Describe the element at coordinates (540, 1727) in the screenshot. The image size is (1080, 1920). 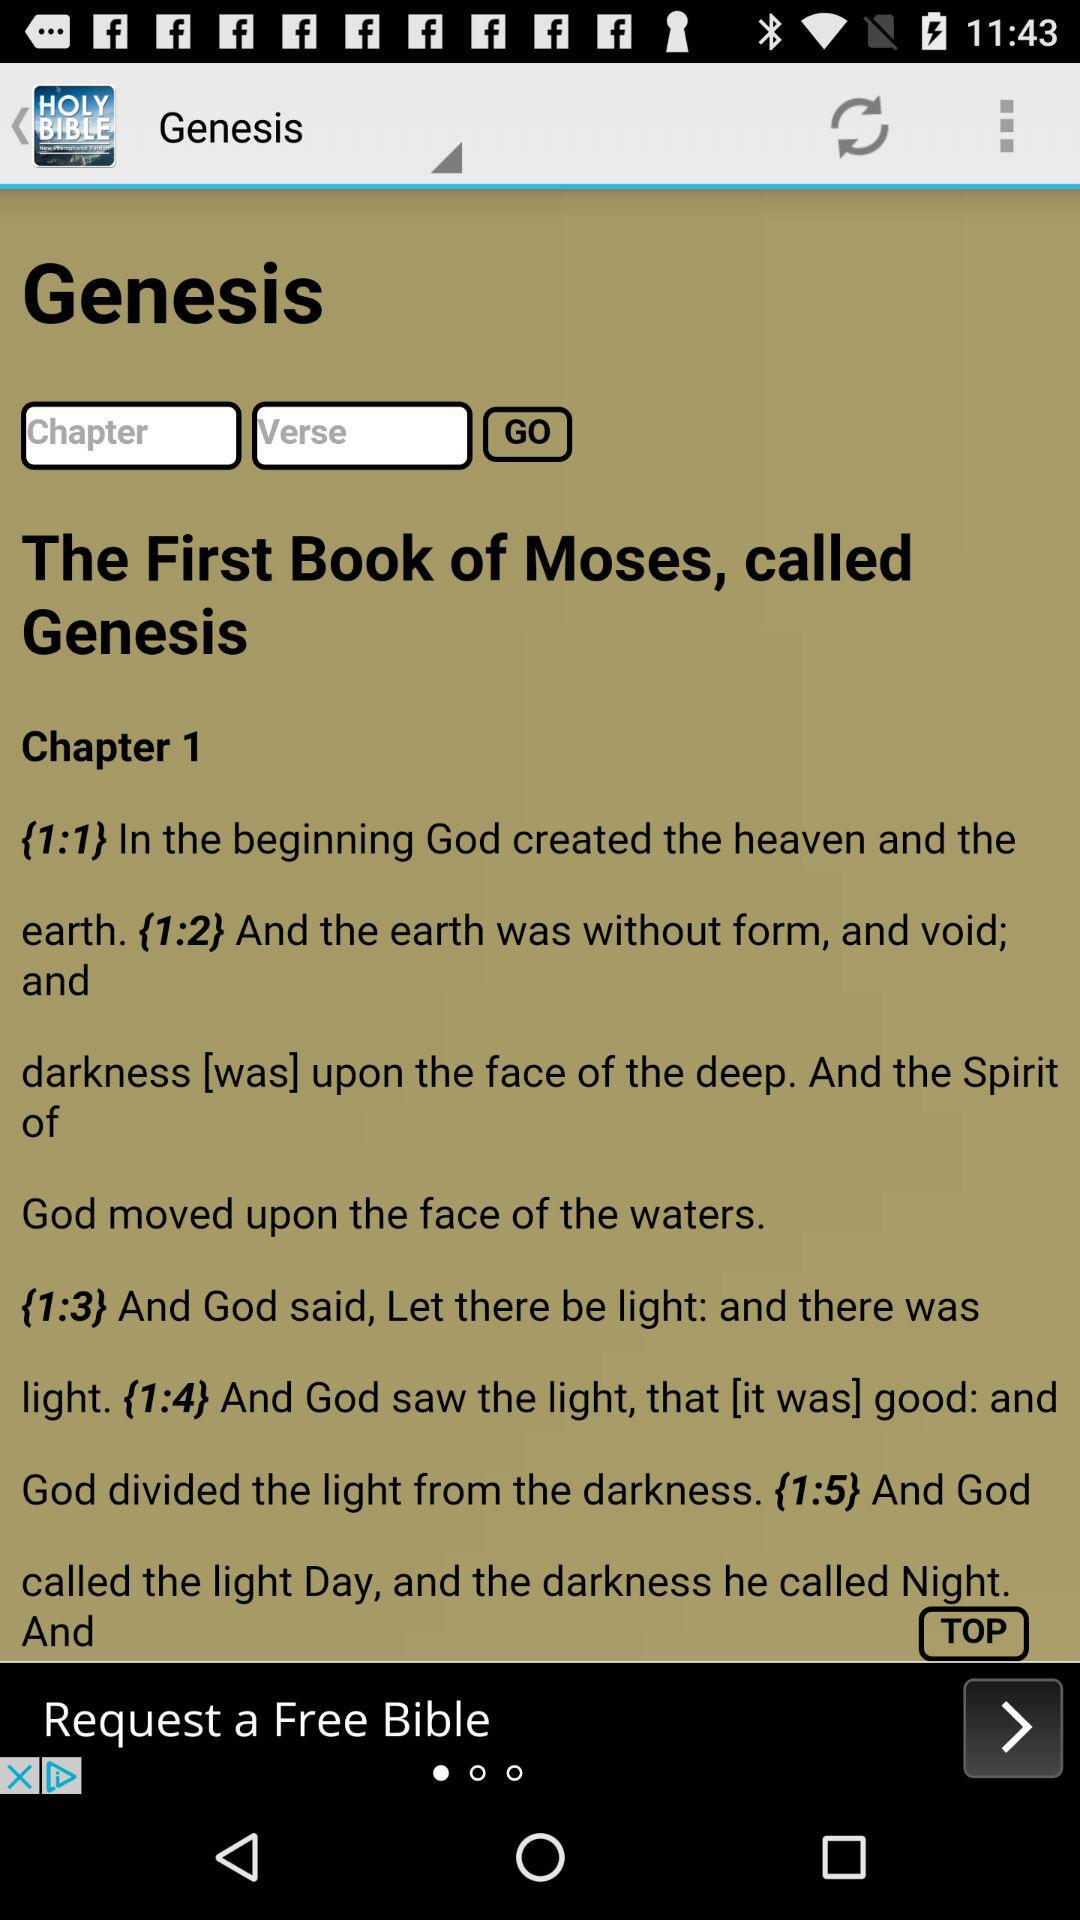
I see `the next option` at that location.